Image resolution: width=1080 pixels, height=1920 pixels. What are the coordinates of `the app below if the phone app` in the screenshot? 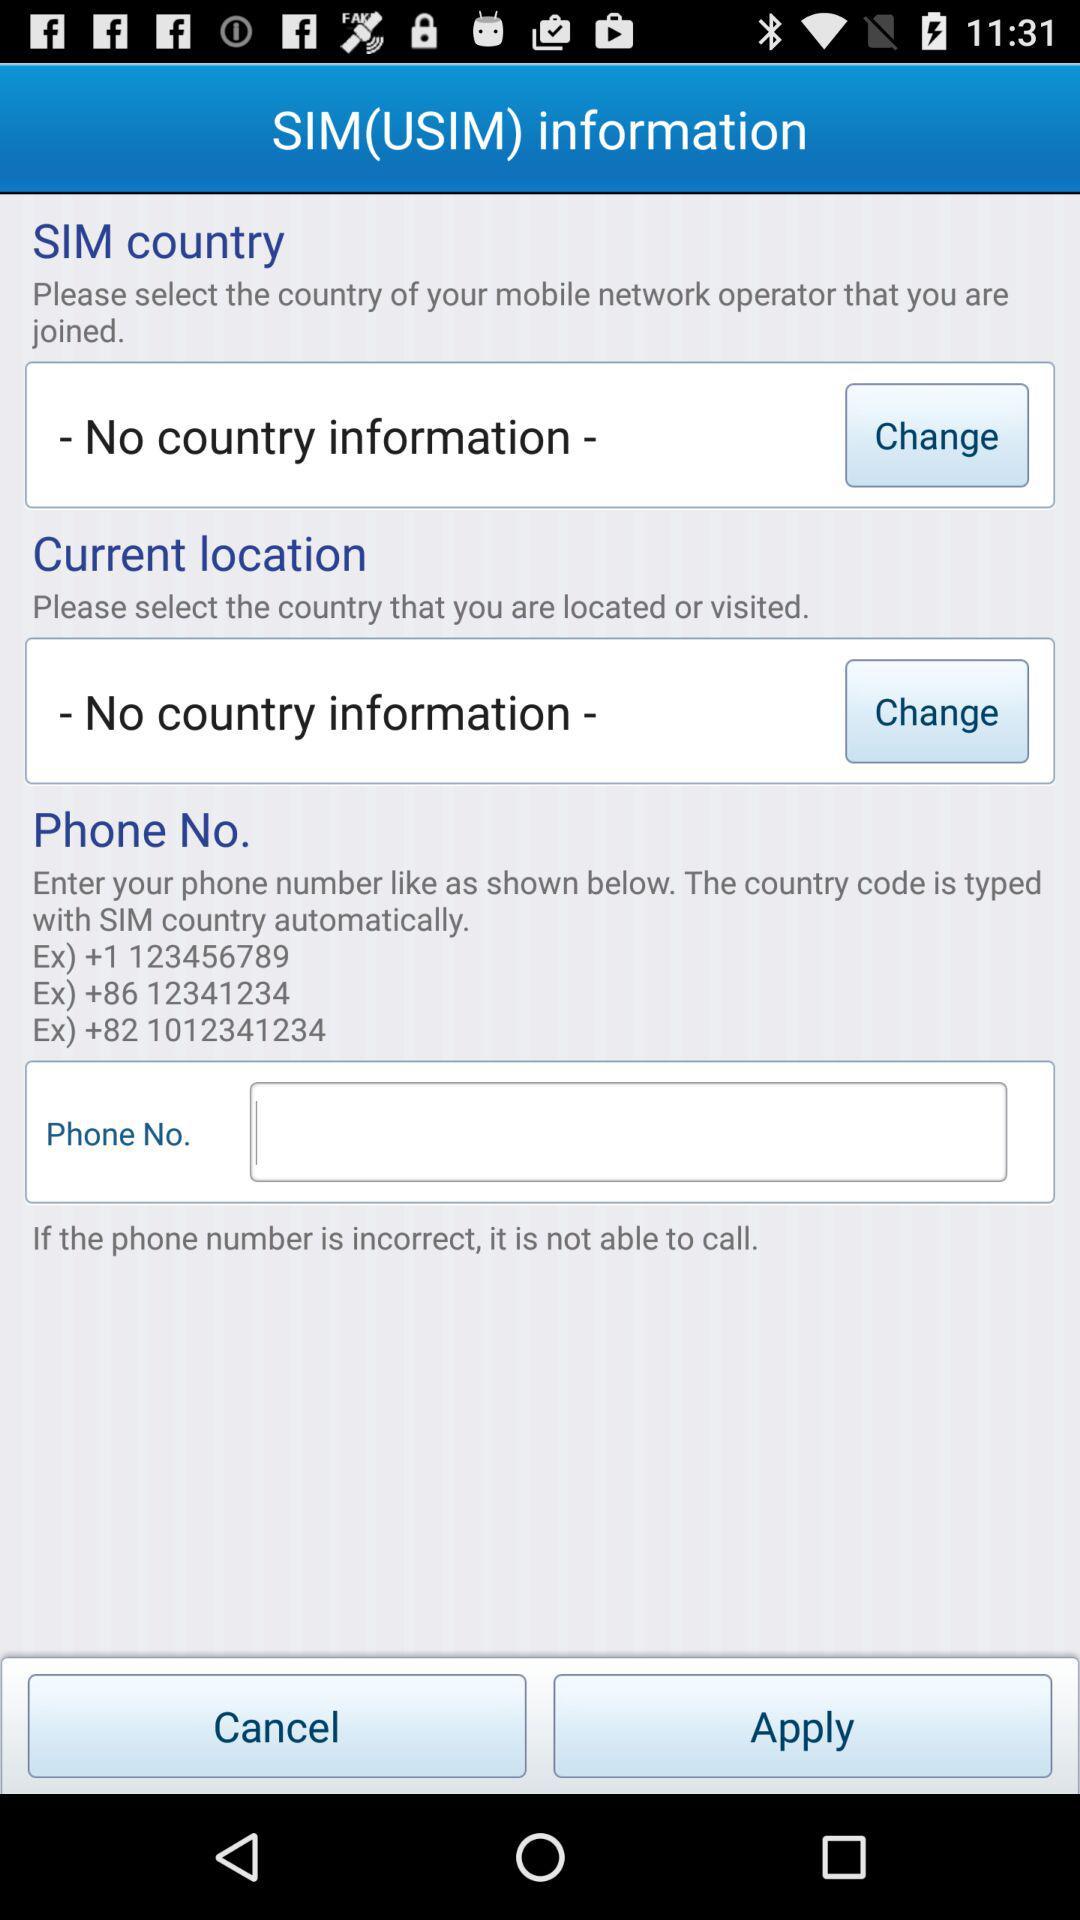 It's located at (277, 1725).